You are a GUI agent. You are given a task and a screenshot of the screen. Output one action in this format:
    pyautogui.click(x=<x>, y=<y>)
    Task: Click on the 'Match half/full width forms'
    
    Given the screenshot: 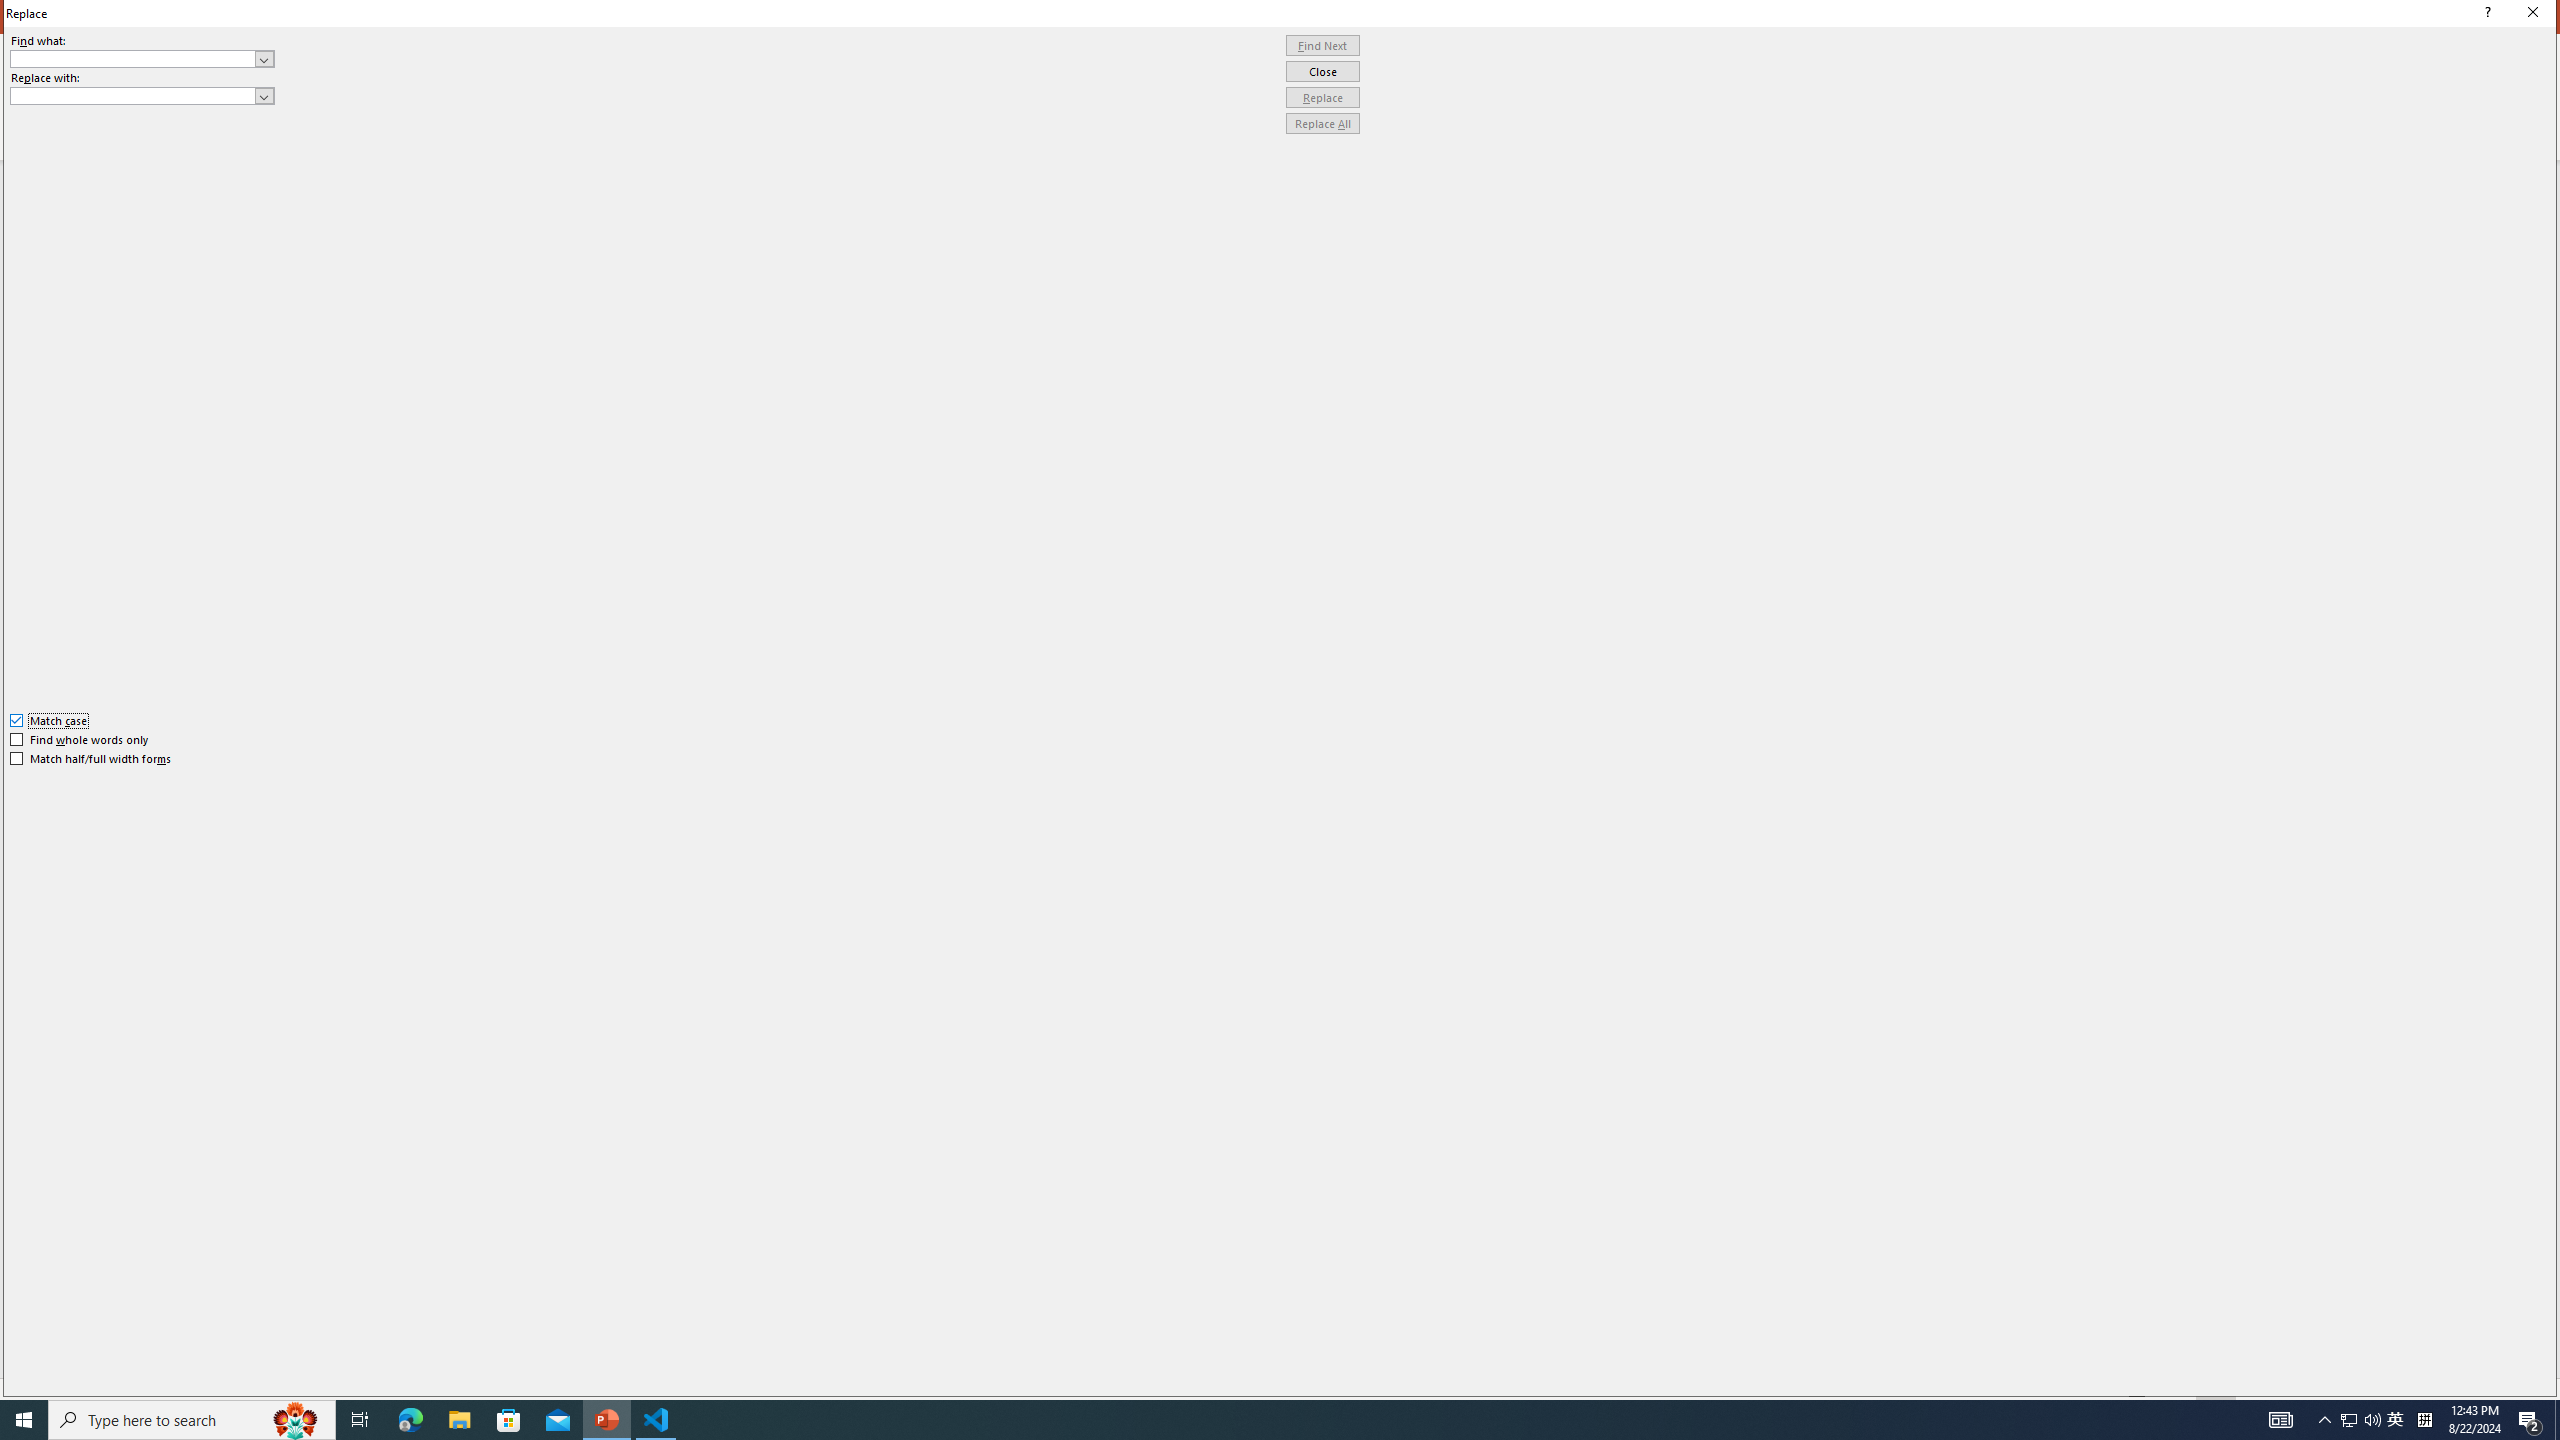 What is the action you would take?
    pyautogui.click(x=91, y=758)
    